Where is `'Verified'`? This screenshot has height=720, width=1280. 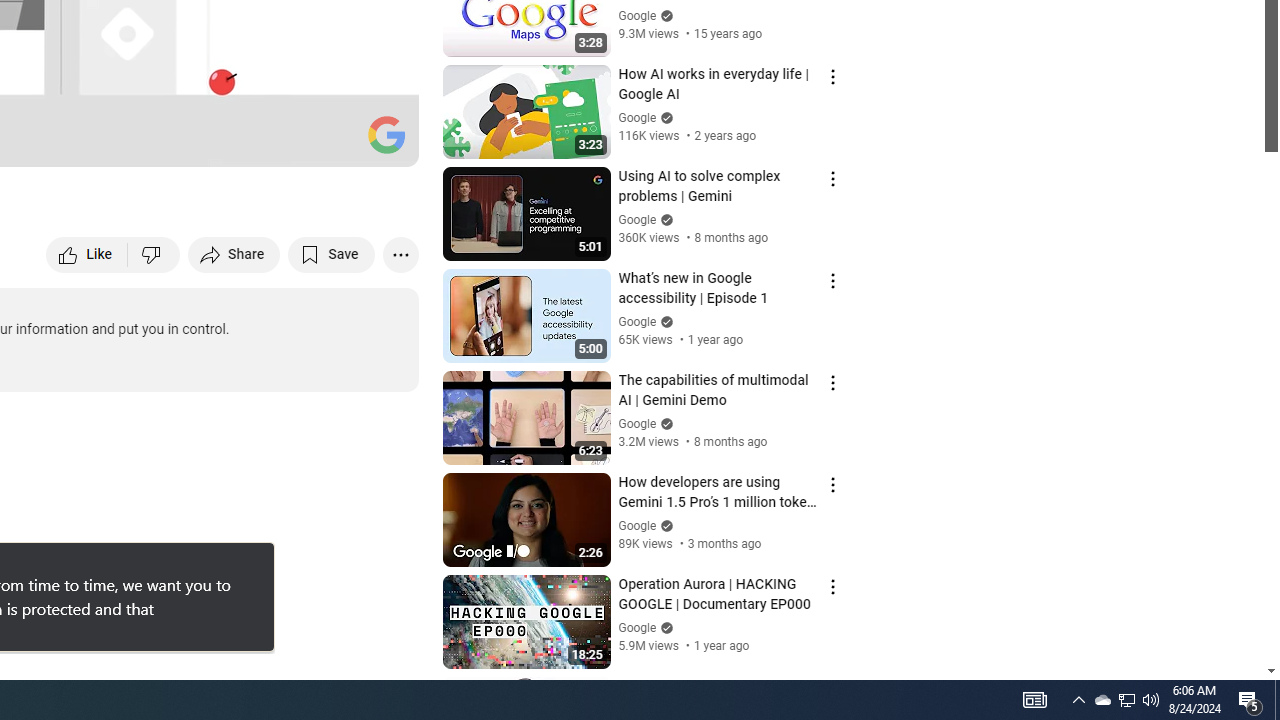 'Verified' is located at coordinates (664, 626).